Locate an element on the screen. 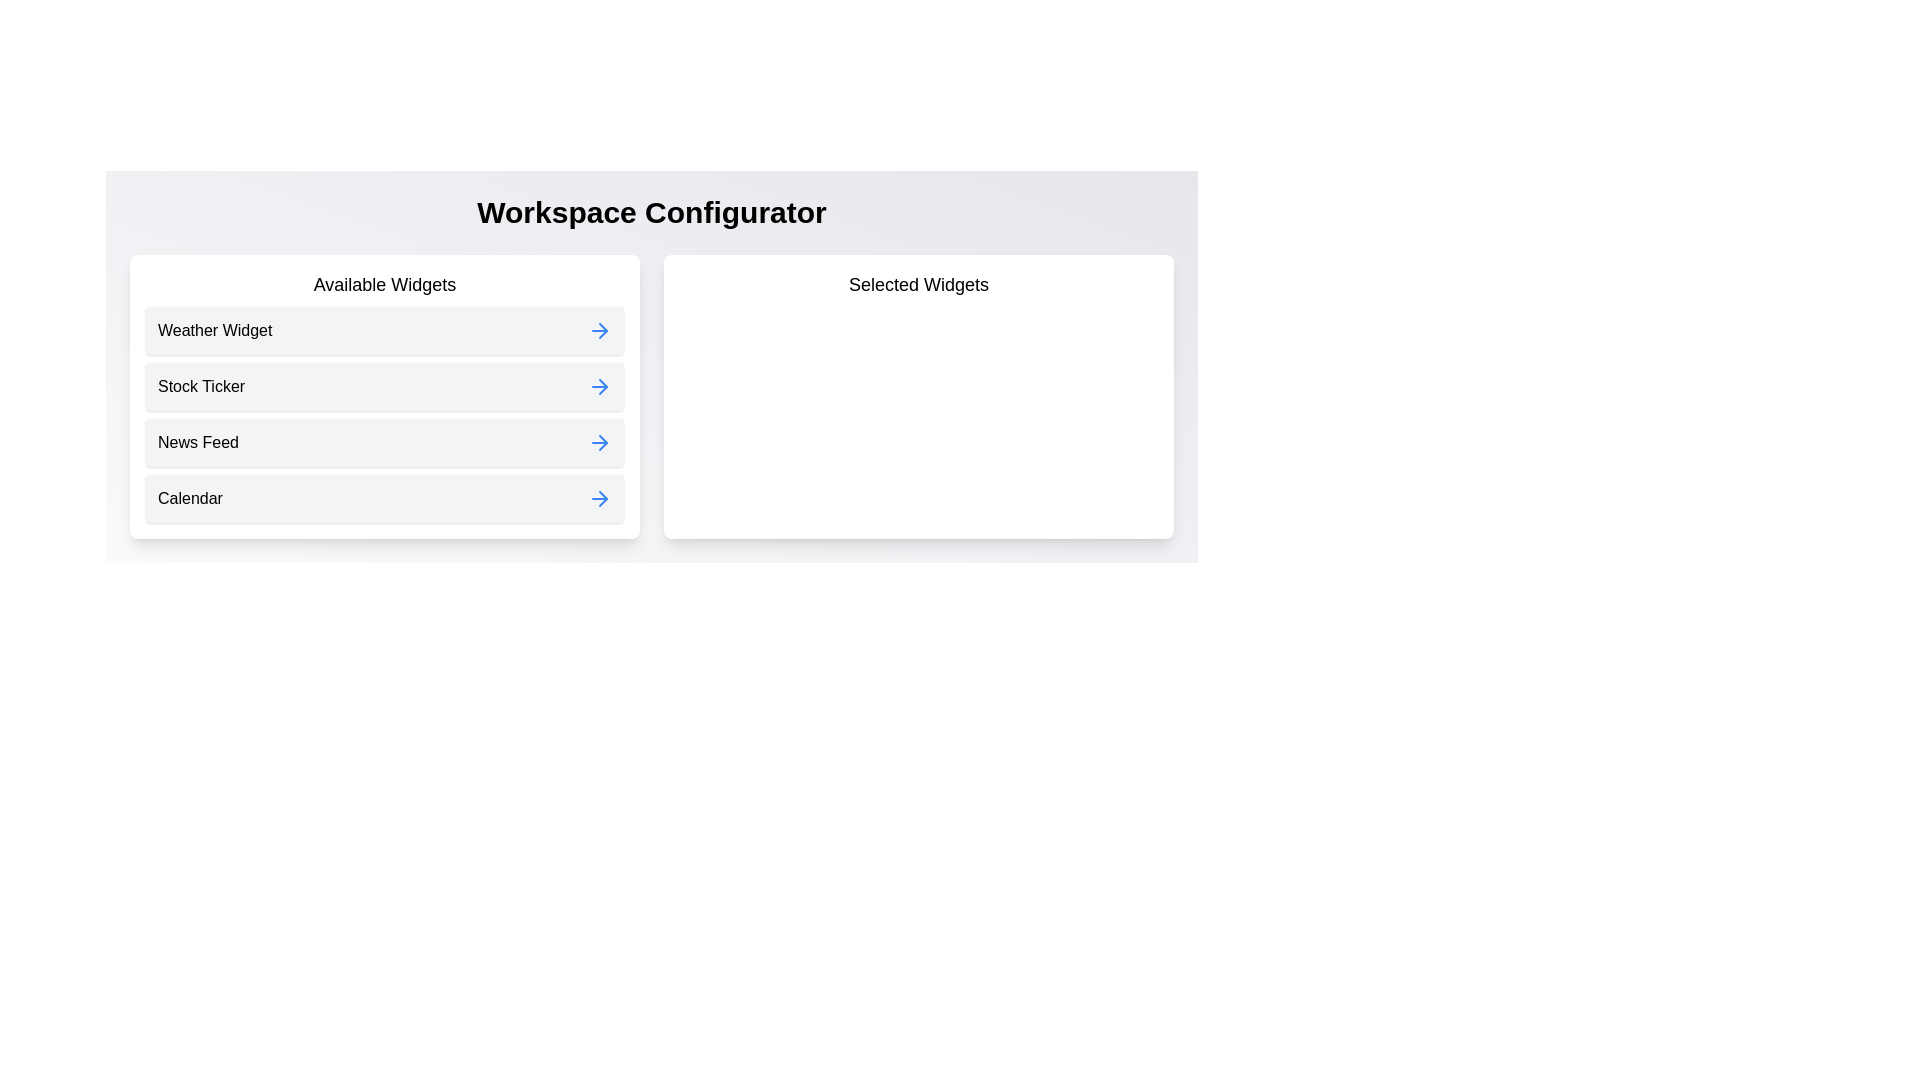 This screenshot has height=1080, width=1920. the widget Weather Widget from the available list by clicking its corresponding arrow is located at coordinates (599, 330).